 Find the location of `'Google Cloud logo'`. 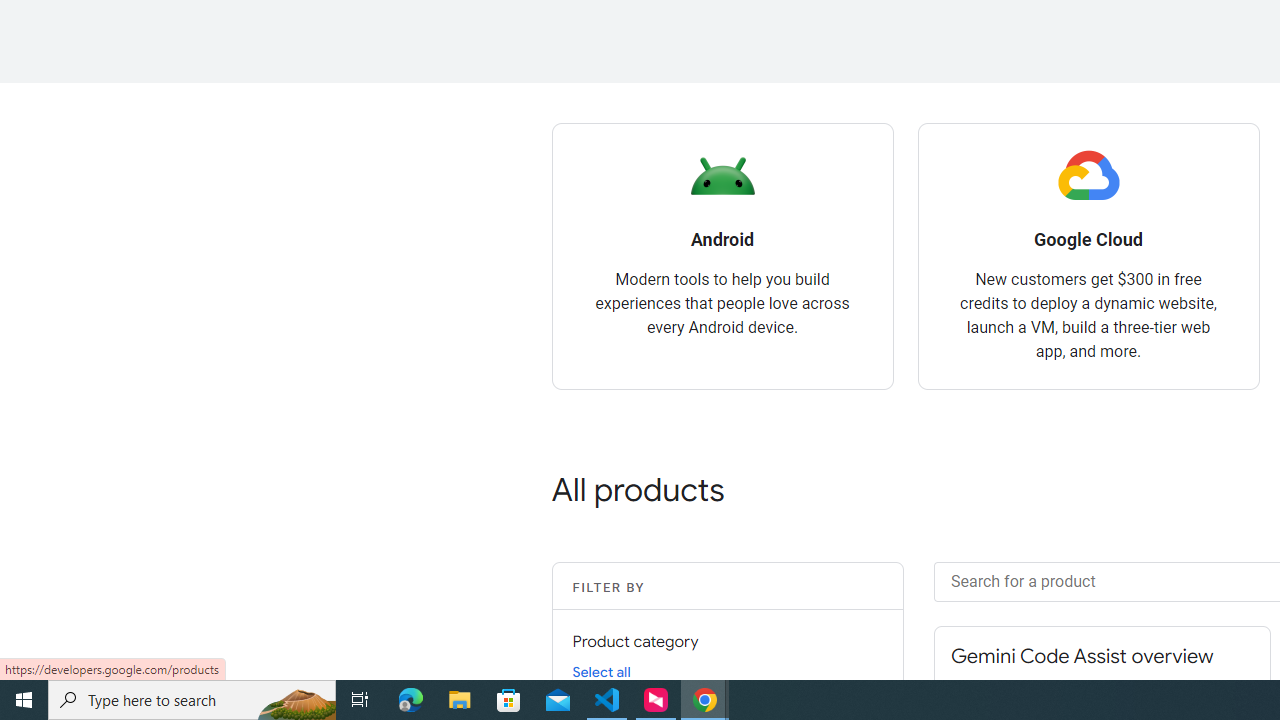

'Google Cloud logo' is located at coordinates (1087, 175).